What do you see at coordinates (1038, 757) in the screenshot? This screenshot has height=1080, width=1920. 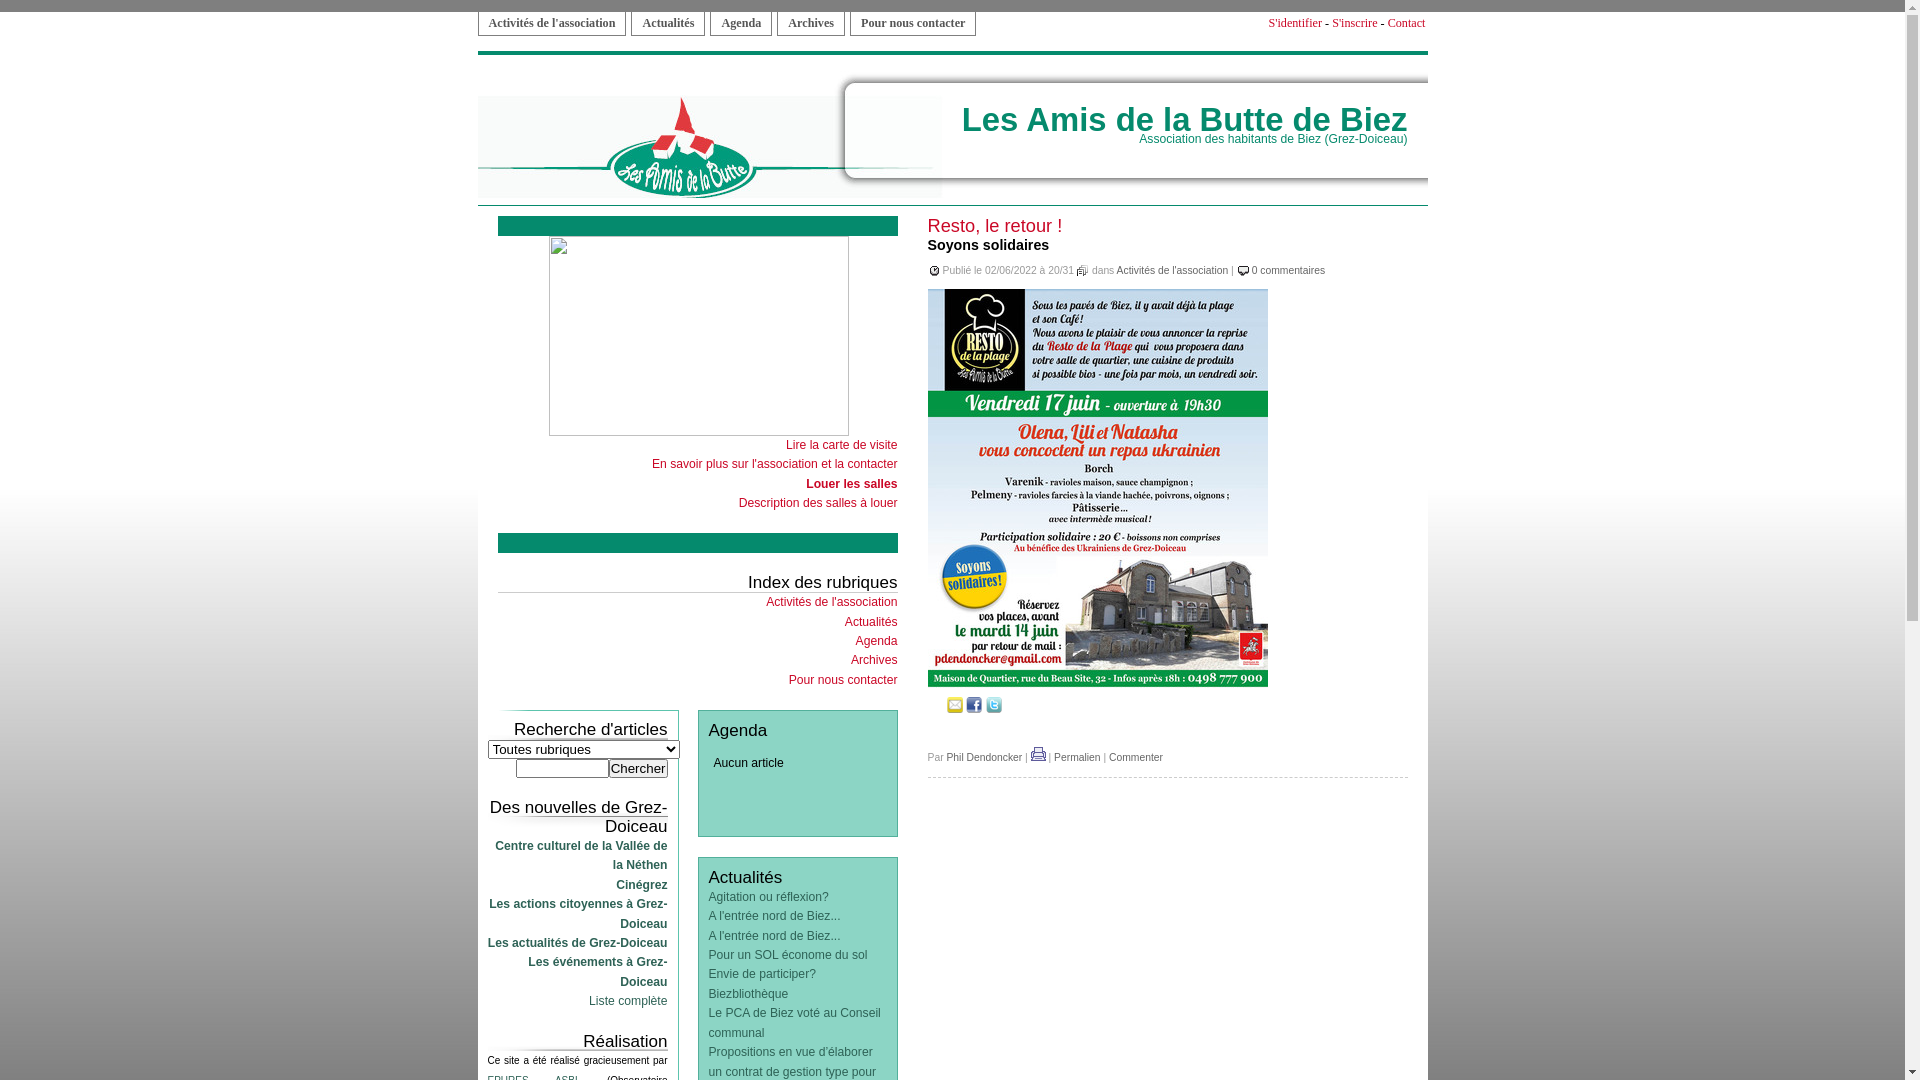 I see `'Version imprimable'` at bounding box center [1038, 757].